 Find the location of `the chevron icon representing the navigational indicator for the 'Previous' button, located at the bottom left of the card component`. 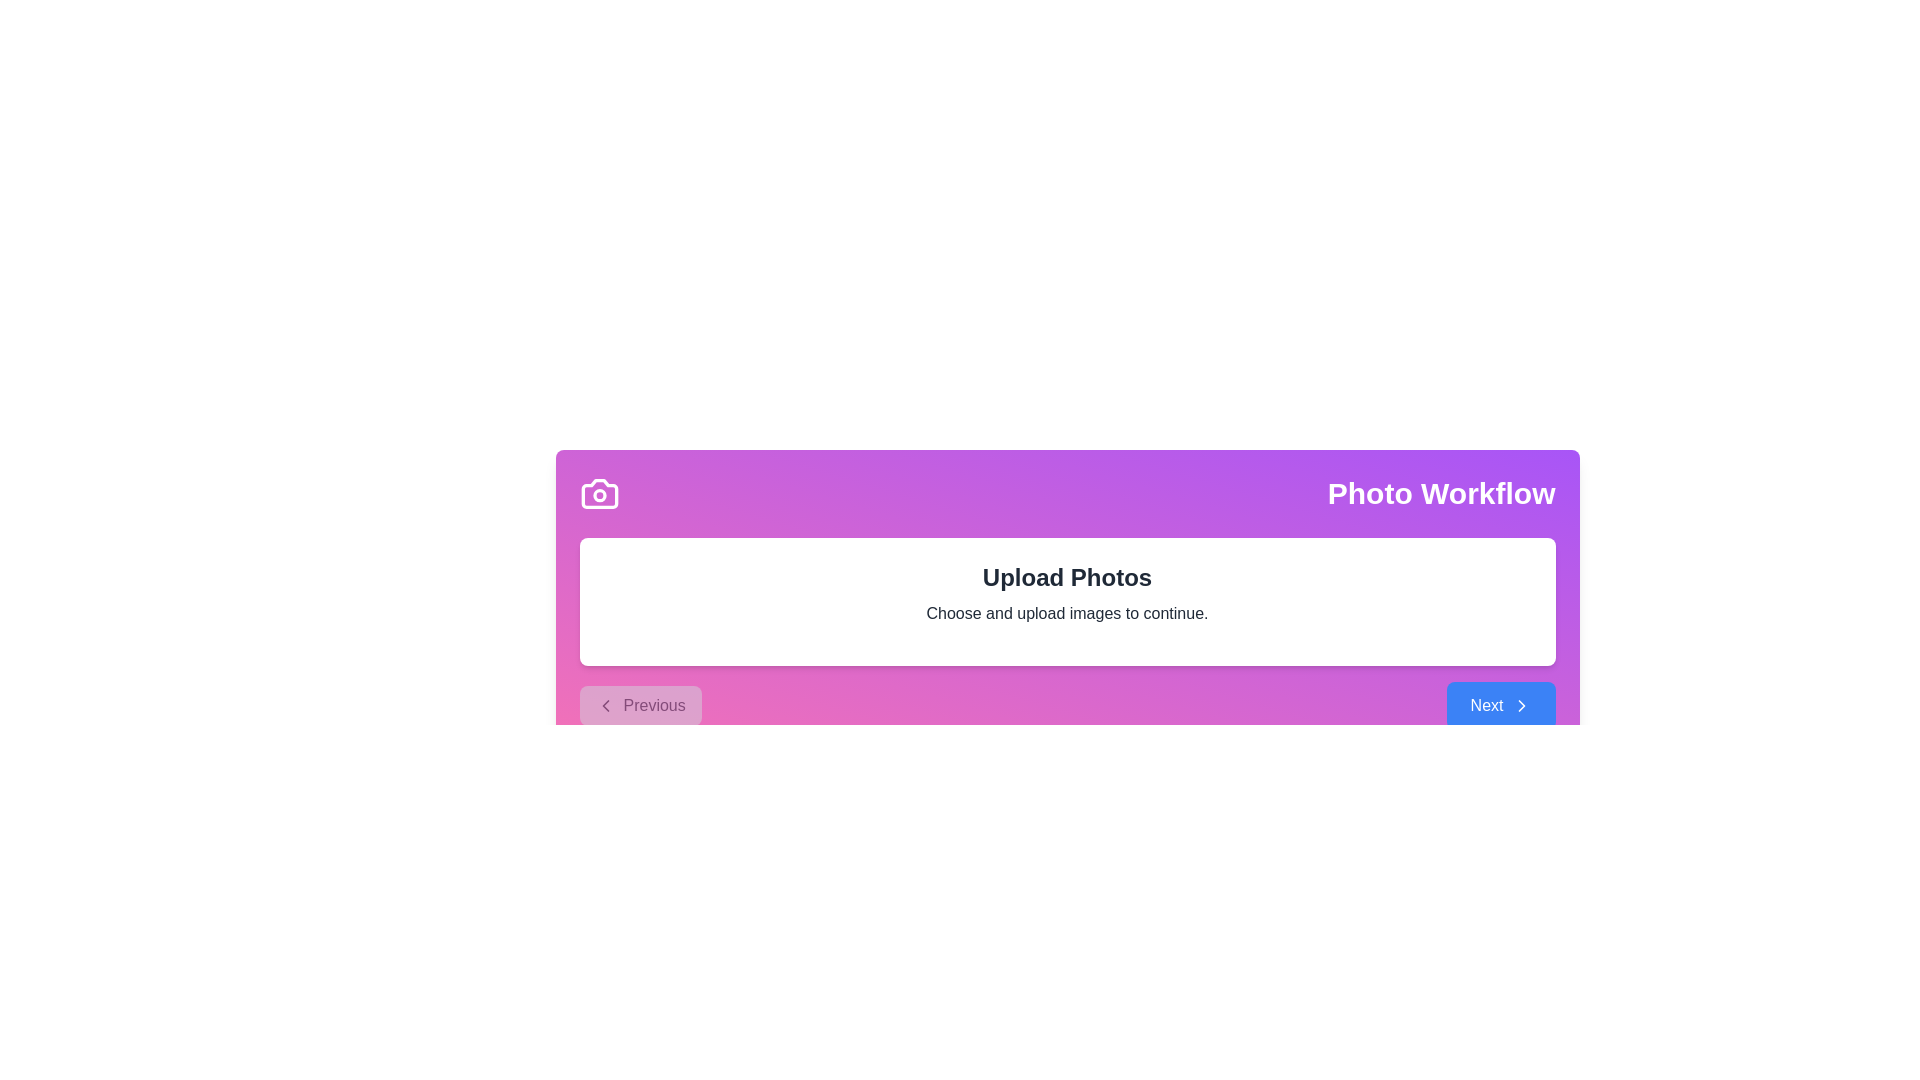

the chevron icon representing the navigational indicator for the 'Previous' button, located at the bottom left of the card component is located at coordinates (604, 704).